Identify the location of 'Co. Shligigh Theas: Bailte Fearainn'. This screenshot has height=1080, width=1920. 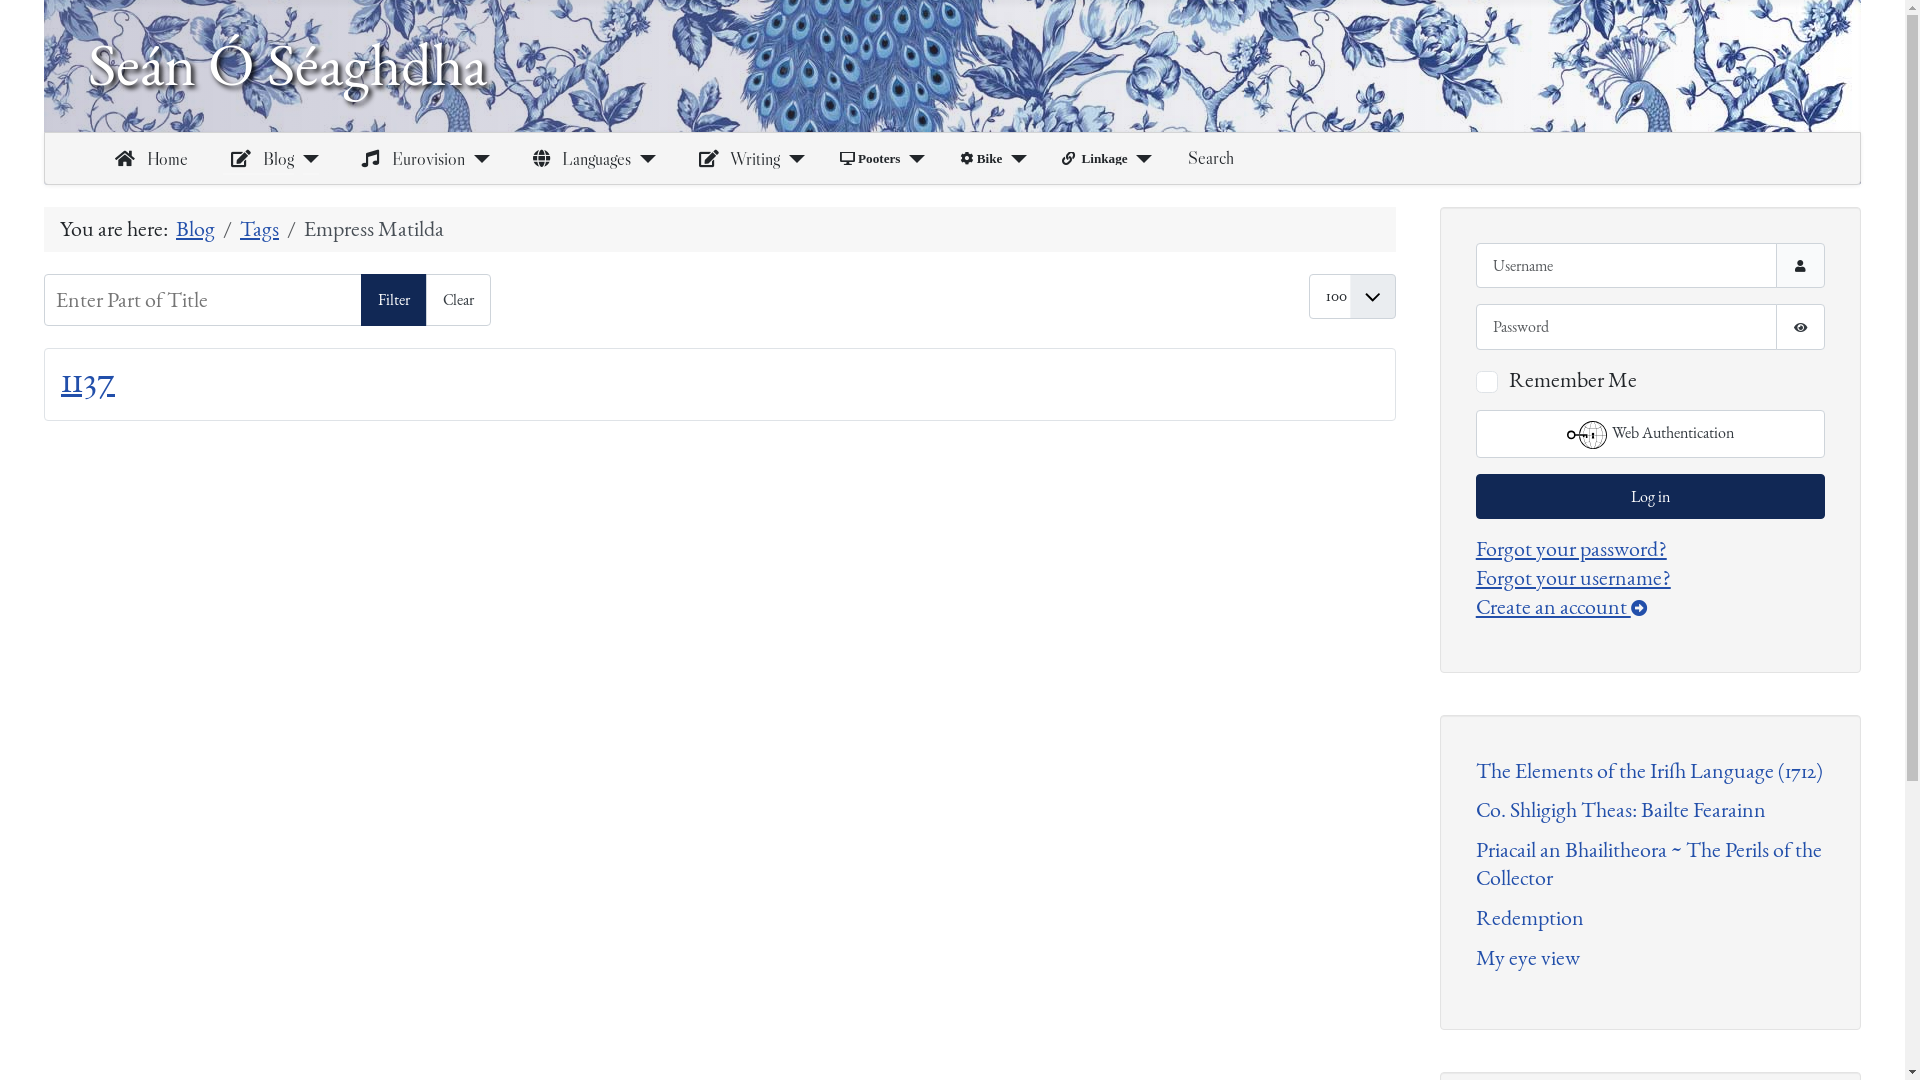
(1621, 810).